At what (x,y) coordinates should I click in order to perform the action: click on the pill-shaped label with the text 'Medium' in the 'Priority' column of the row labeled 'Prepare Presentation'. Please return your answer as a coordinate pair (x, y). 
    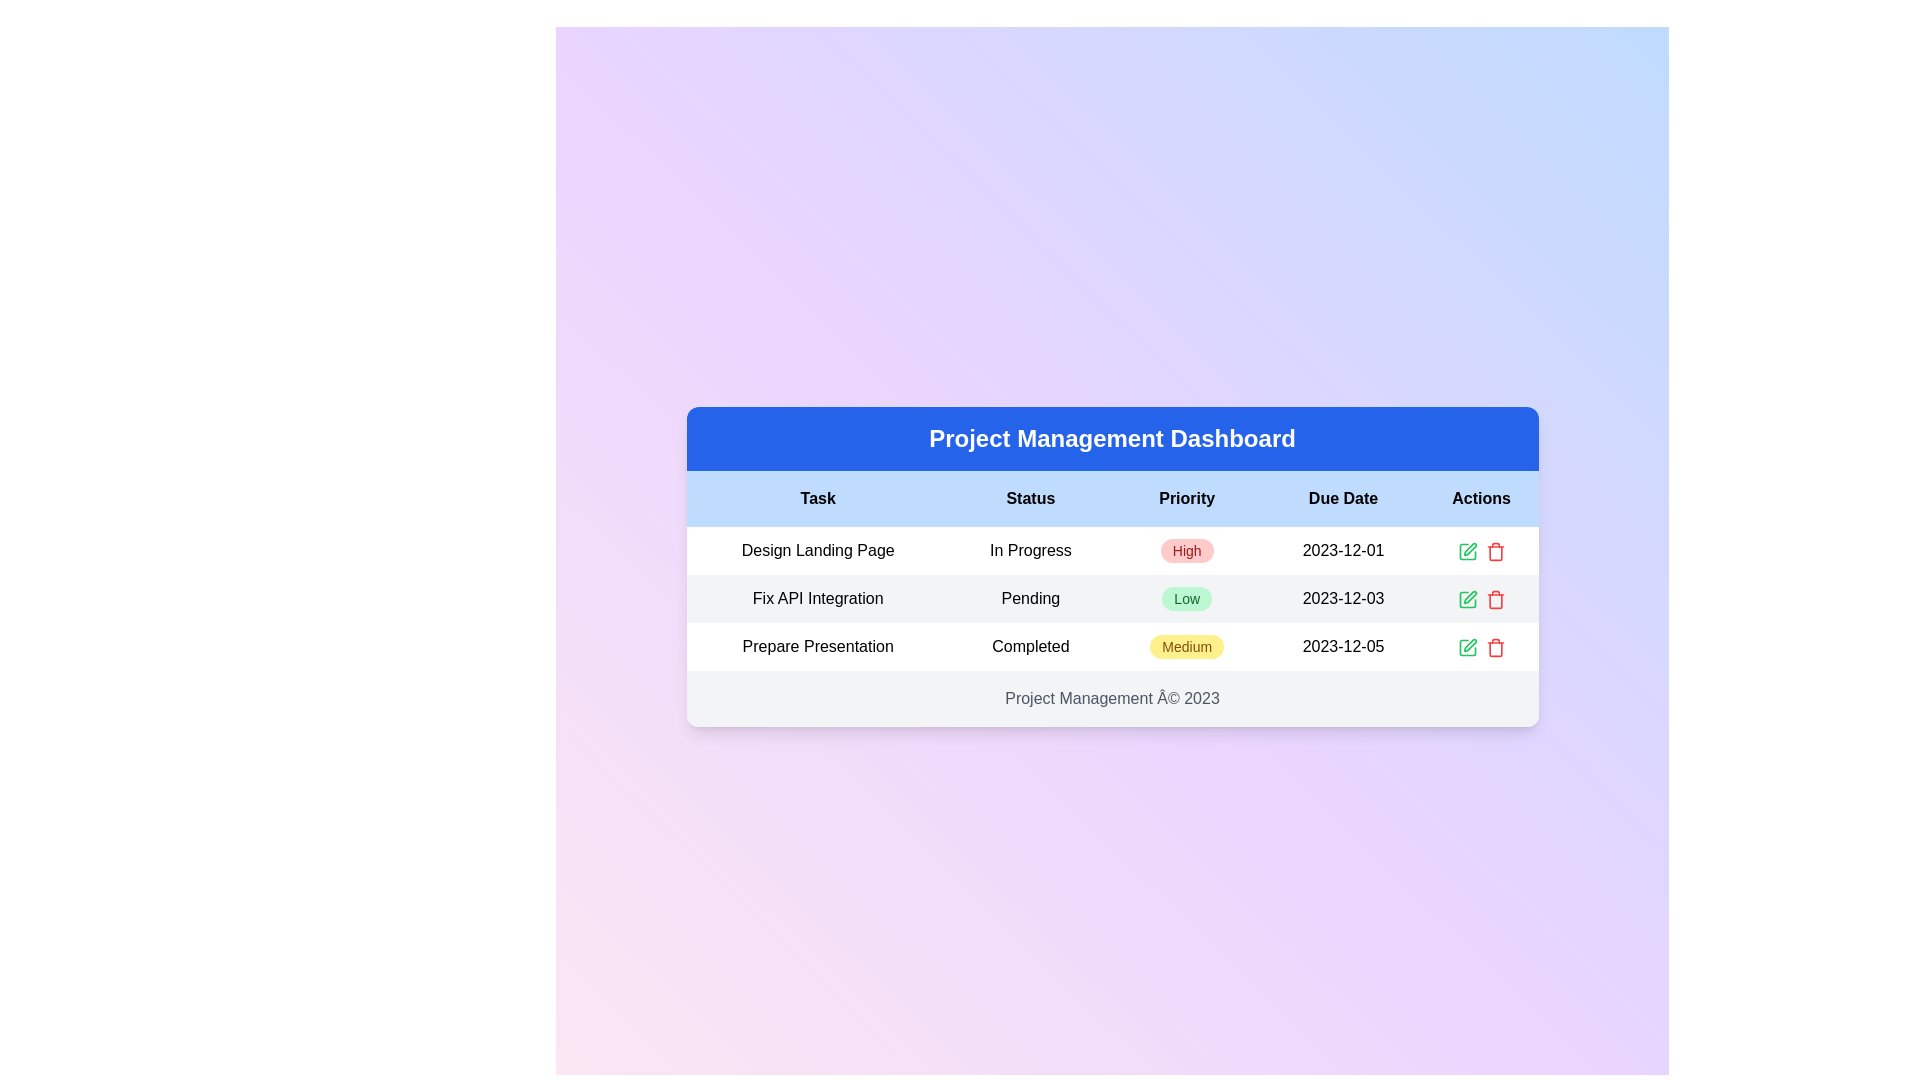
    Looking at the image, I should click on (1187, 647).